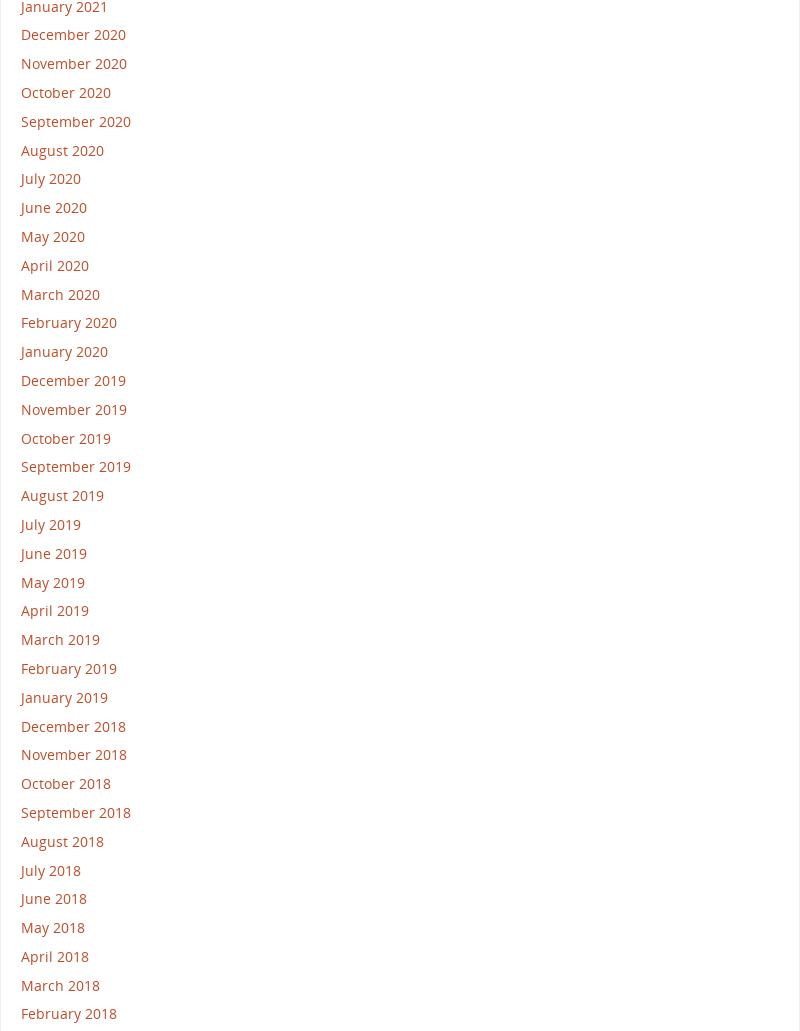  I want to click on 'September 2019', so click(76, 466).